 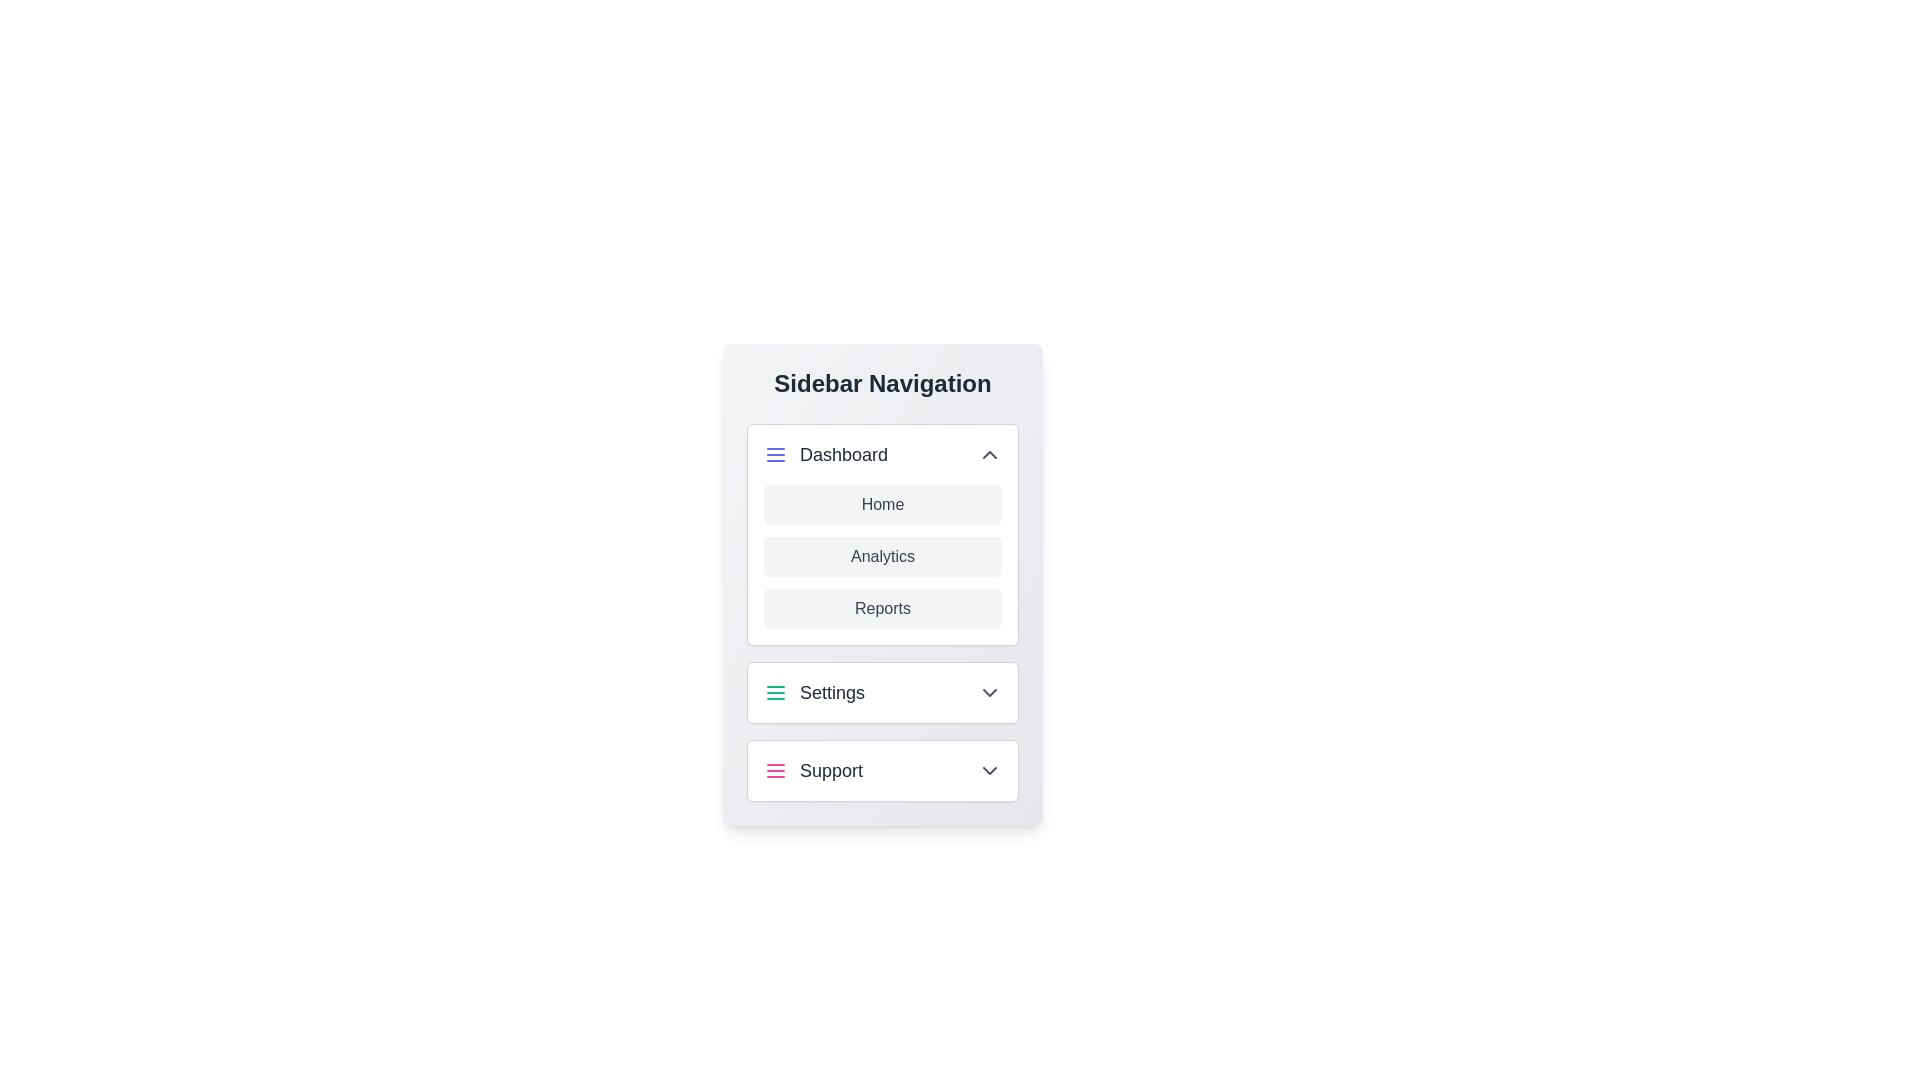 What do you see at coordinates (813, 770) in the screenshot?
I see `the 'Support' button located in the sidebar navigation section` at bounding box center [813, 770].